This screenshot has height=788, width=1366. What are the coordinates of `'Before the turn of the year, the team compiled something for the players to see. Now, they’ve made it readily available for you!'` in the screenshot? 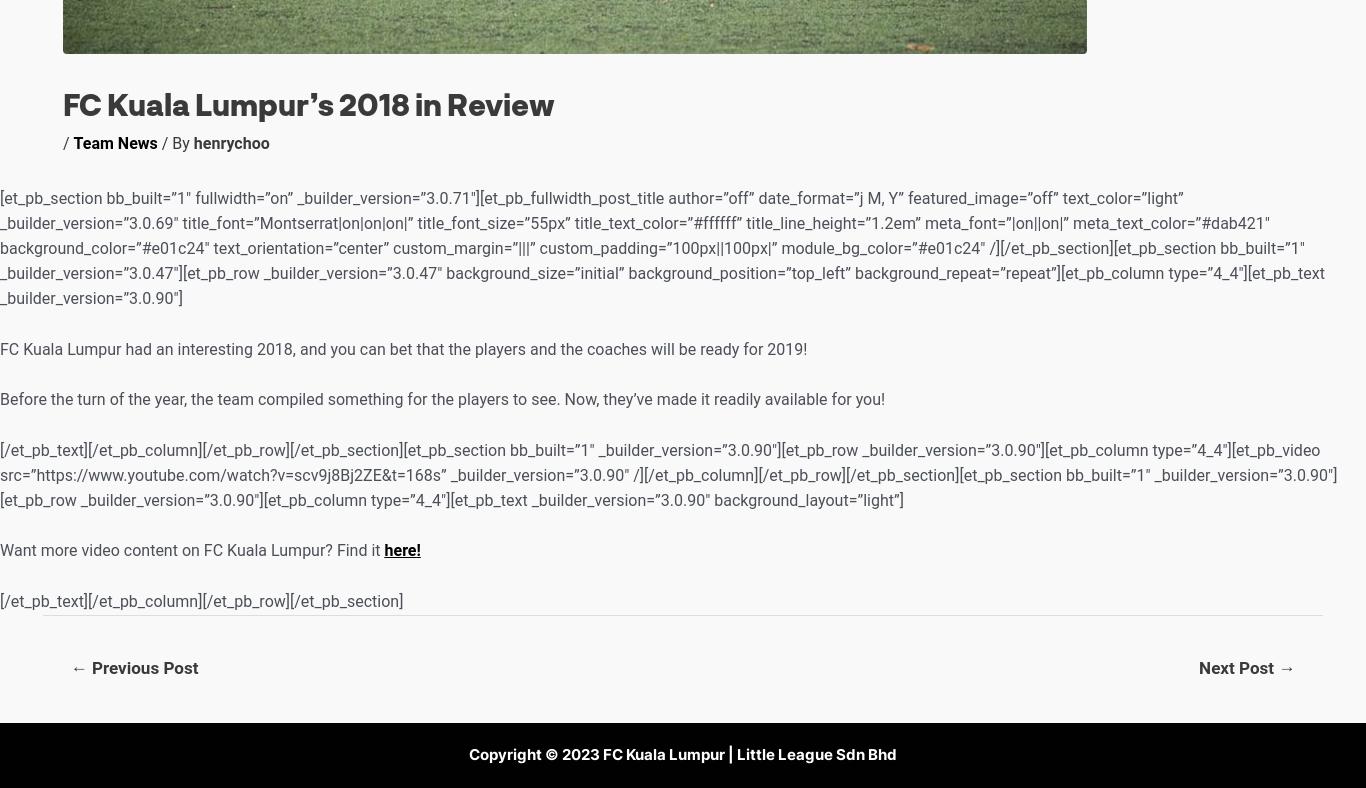 It's located at (441, 398).